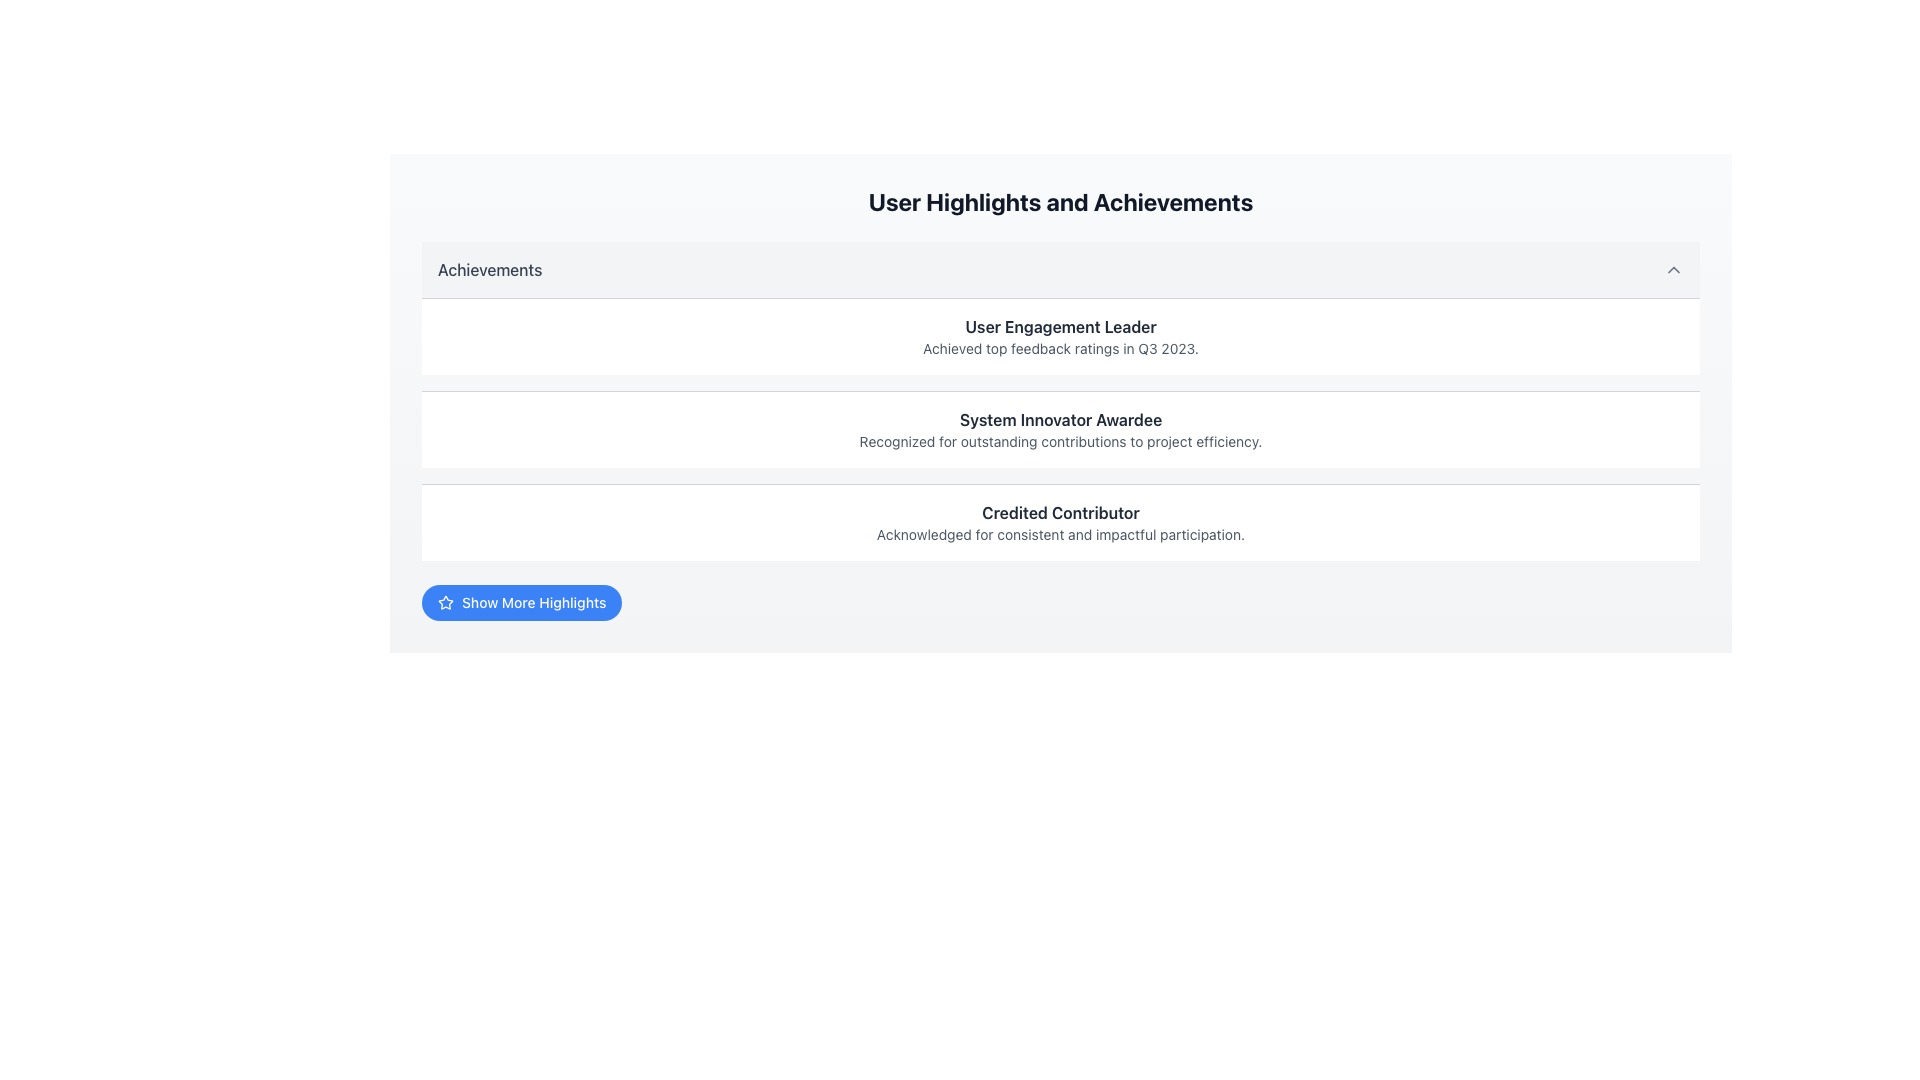 This screenshot has width=1920, height=1080. What do you see at coordinates (1059, 347) in the screenshot?
I see `the non-interactive Text Label that provides information about the achievement 'User Engagement Leader' in the 'User Highlights and Achievements' section` at bounding box center [1059, 347].